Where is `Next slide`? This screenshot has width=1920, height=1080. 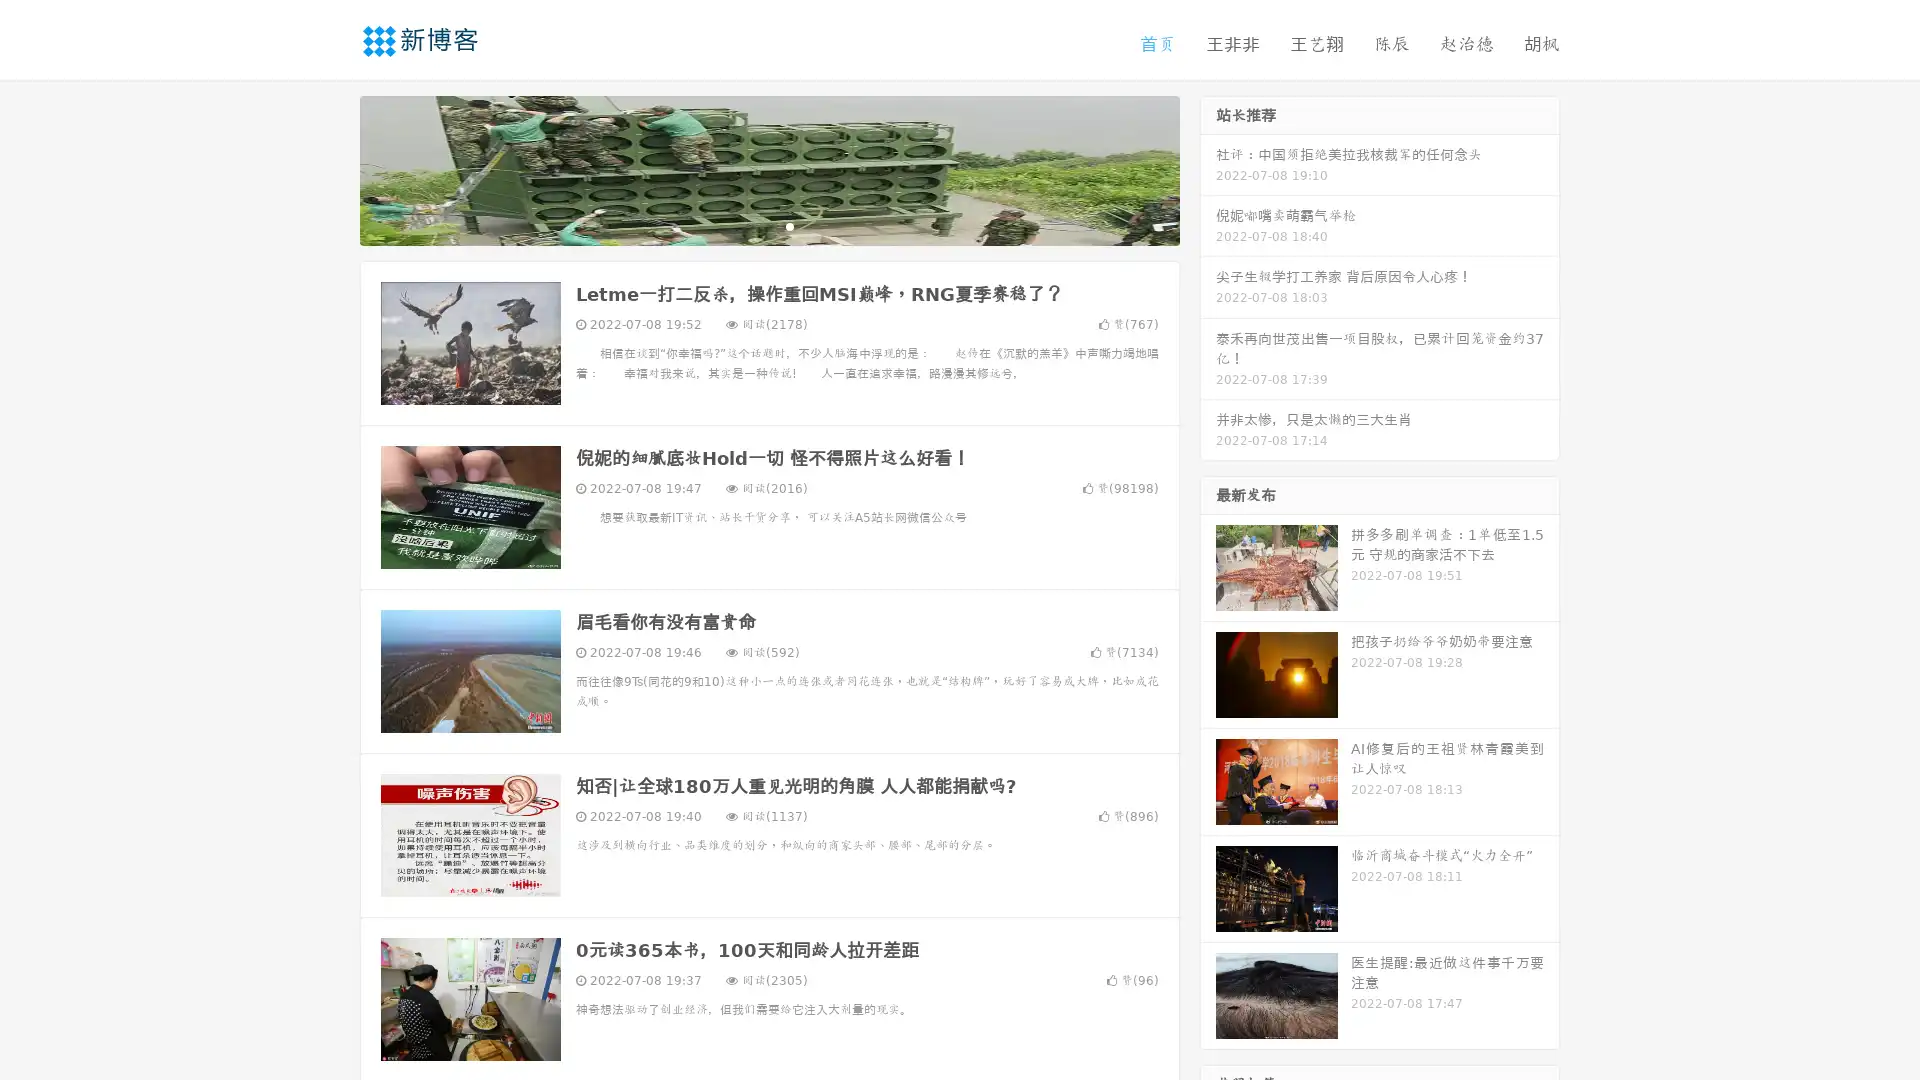
Next slide is located at coordinates (1208, 168).